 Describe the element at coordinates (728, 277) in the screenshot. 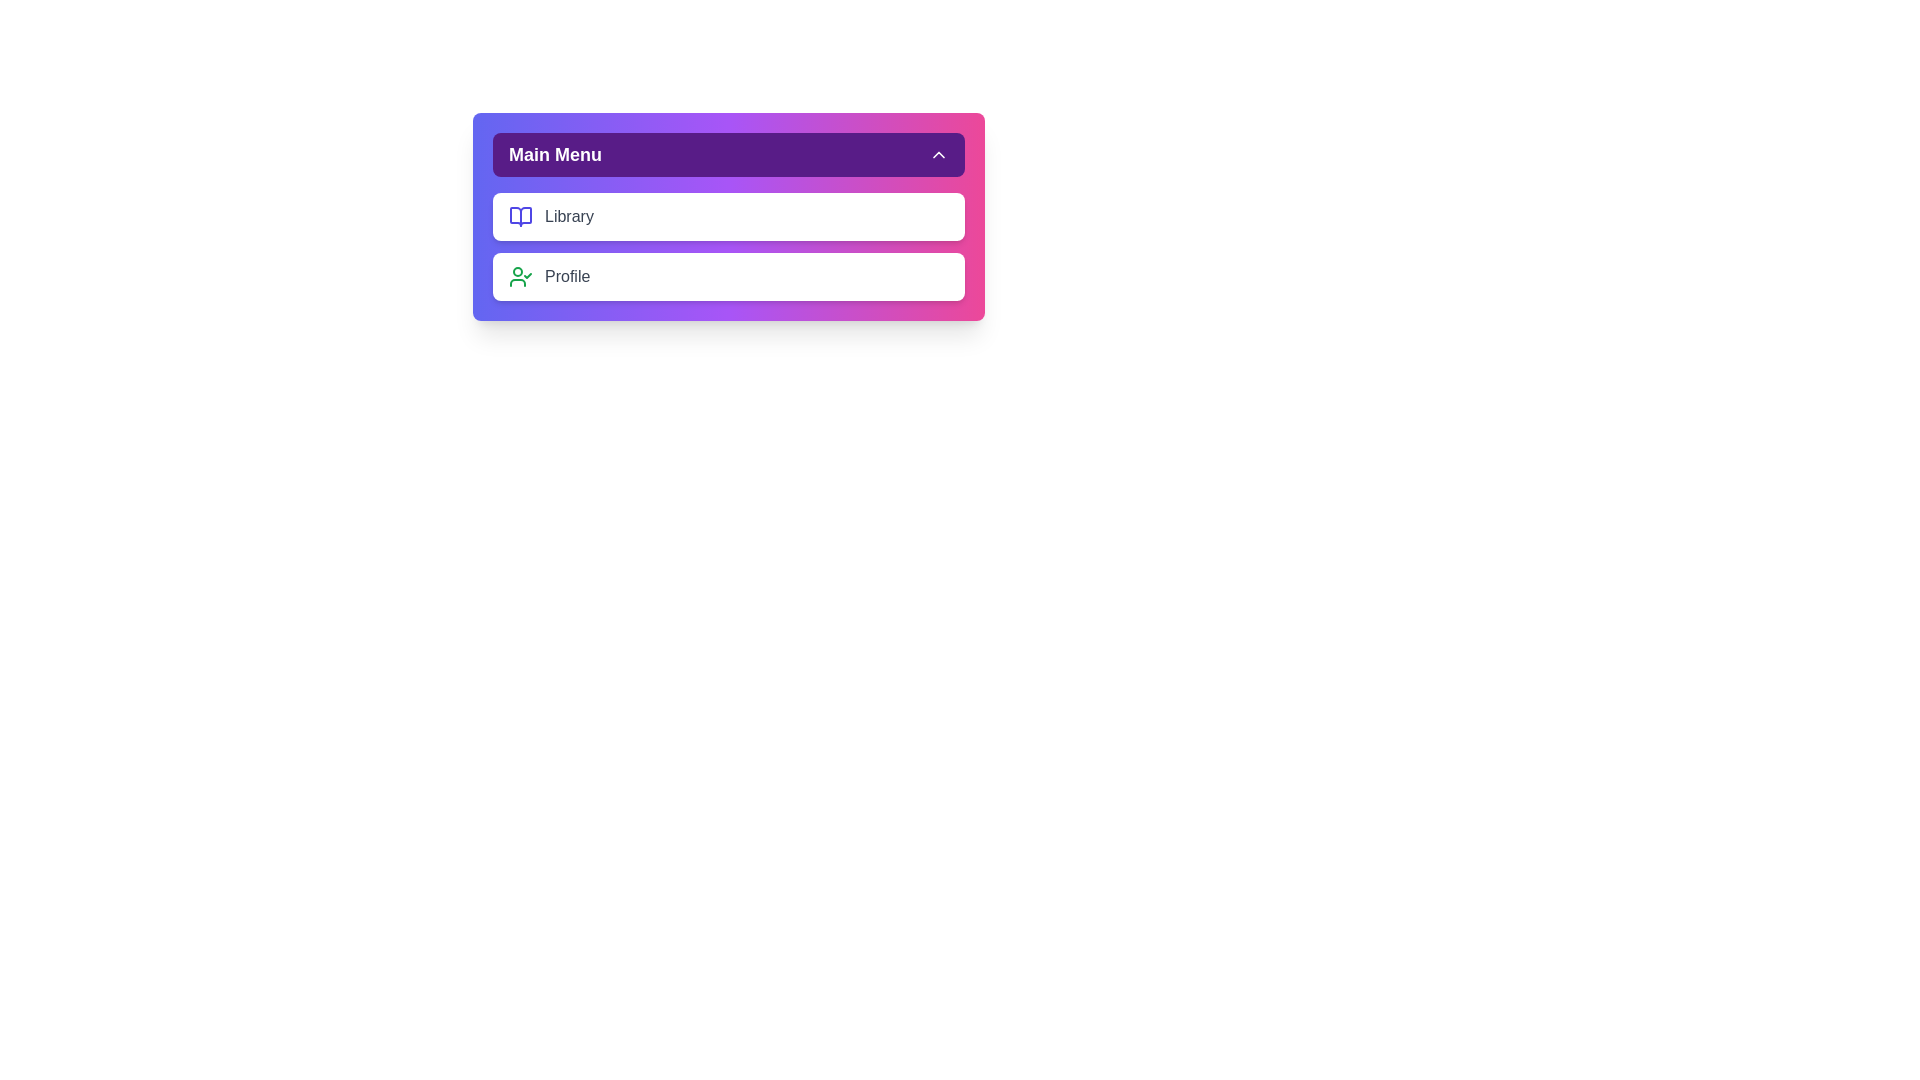

I see `the 'Profile' menu option, which is the second item under the 'Main Menu' section, located beneath the 'Library' item` at that location.